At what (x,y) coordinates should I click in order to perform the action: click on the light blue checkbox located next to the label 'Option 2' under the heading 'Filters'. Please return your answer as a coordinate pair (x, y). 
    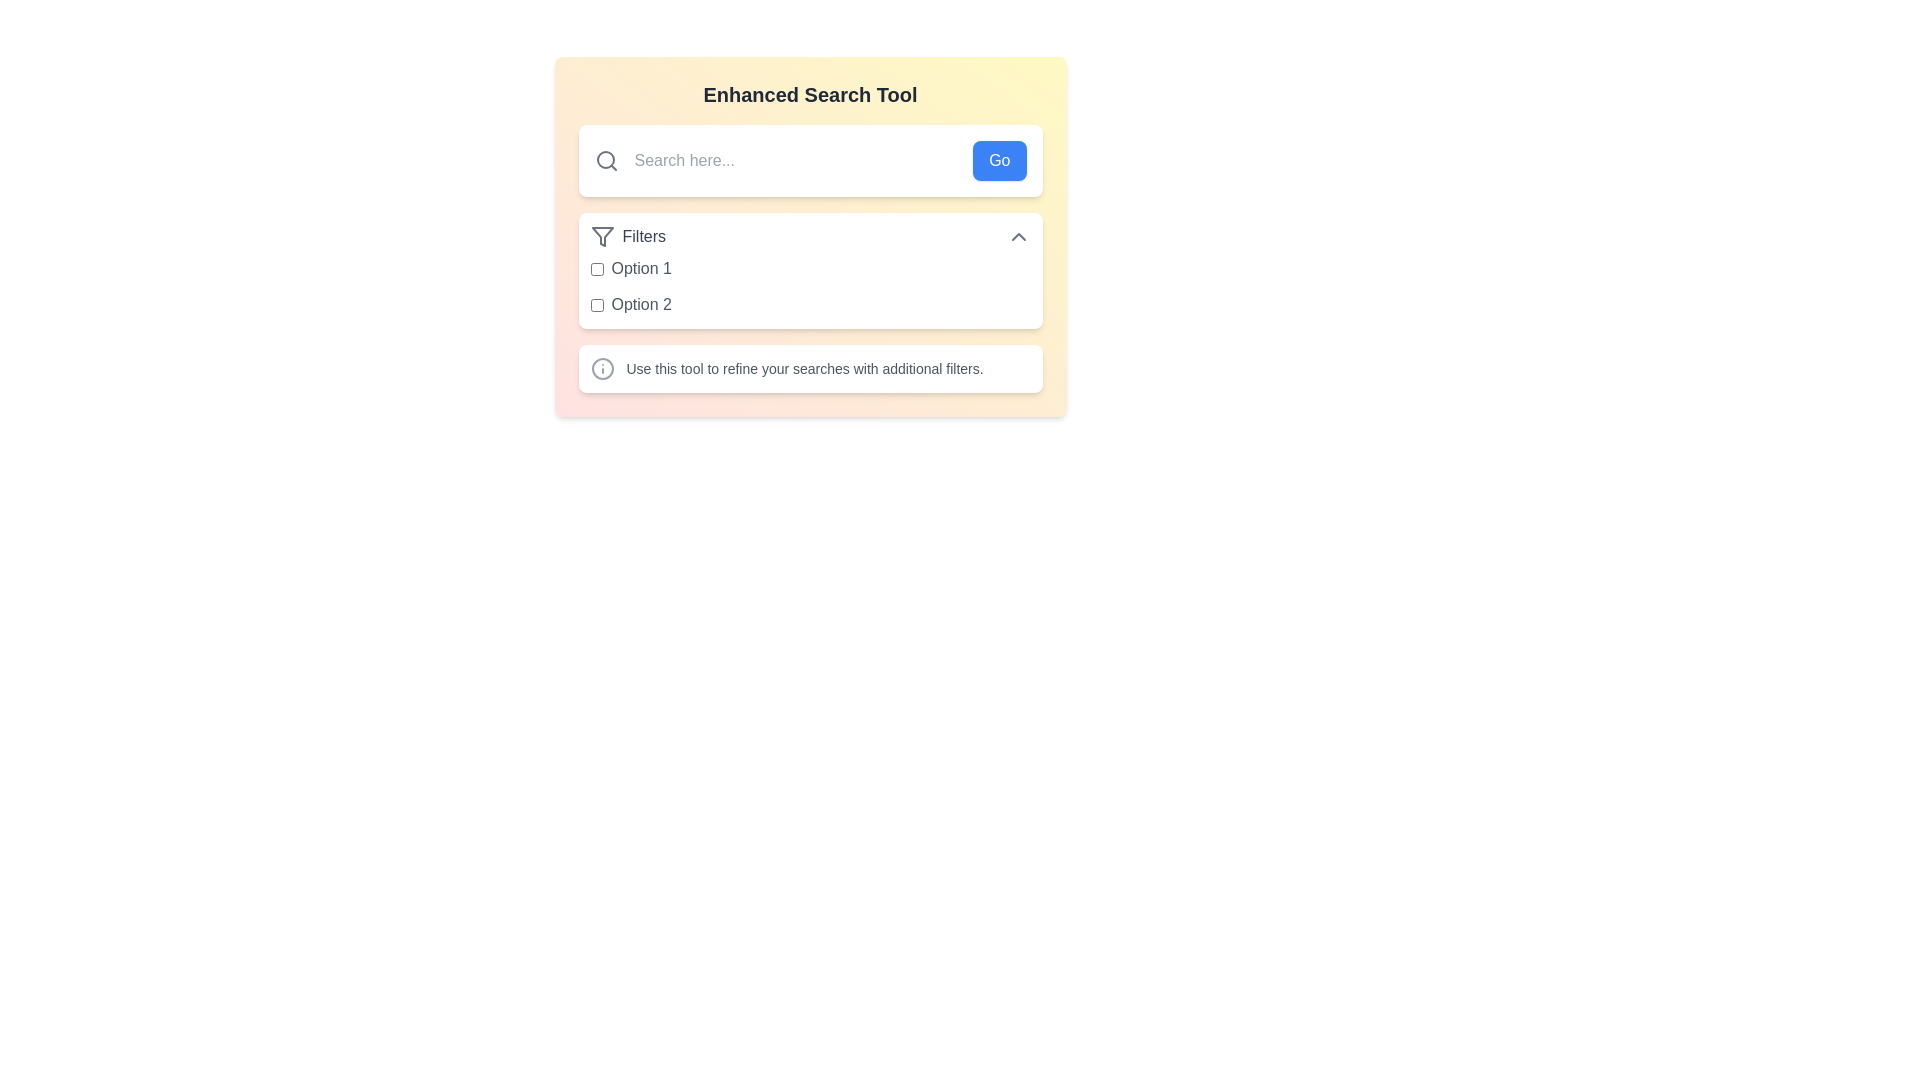
    Looking at the image, I should click on (595, 304).